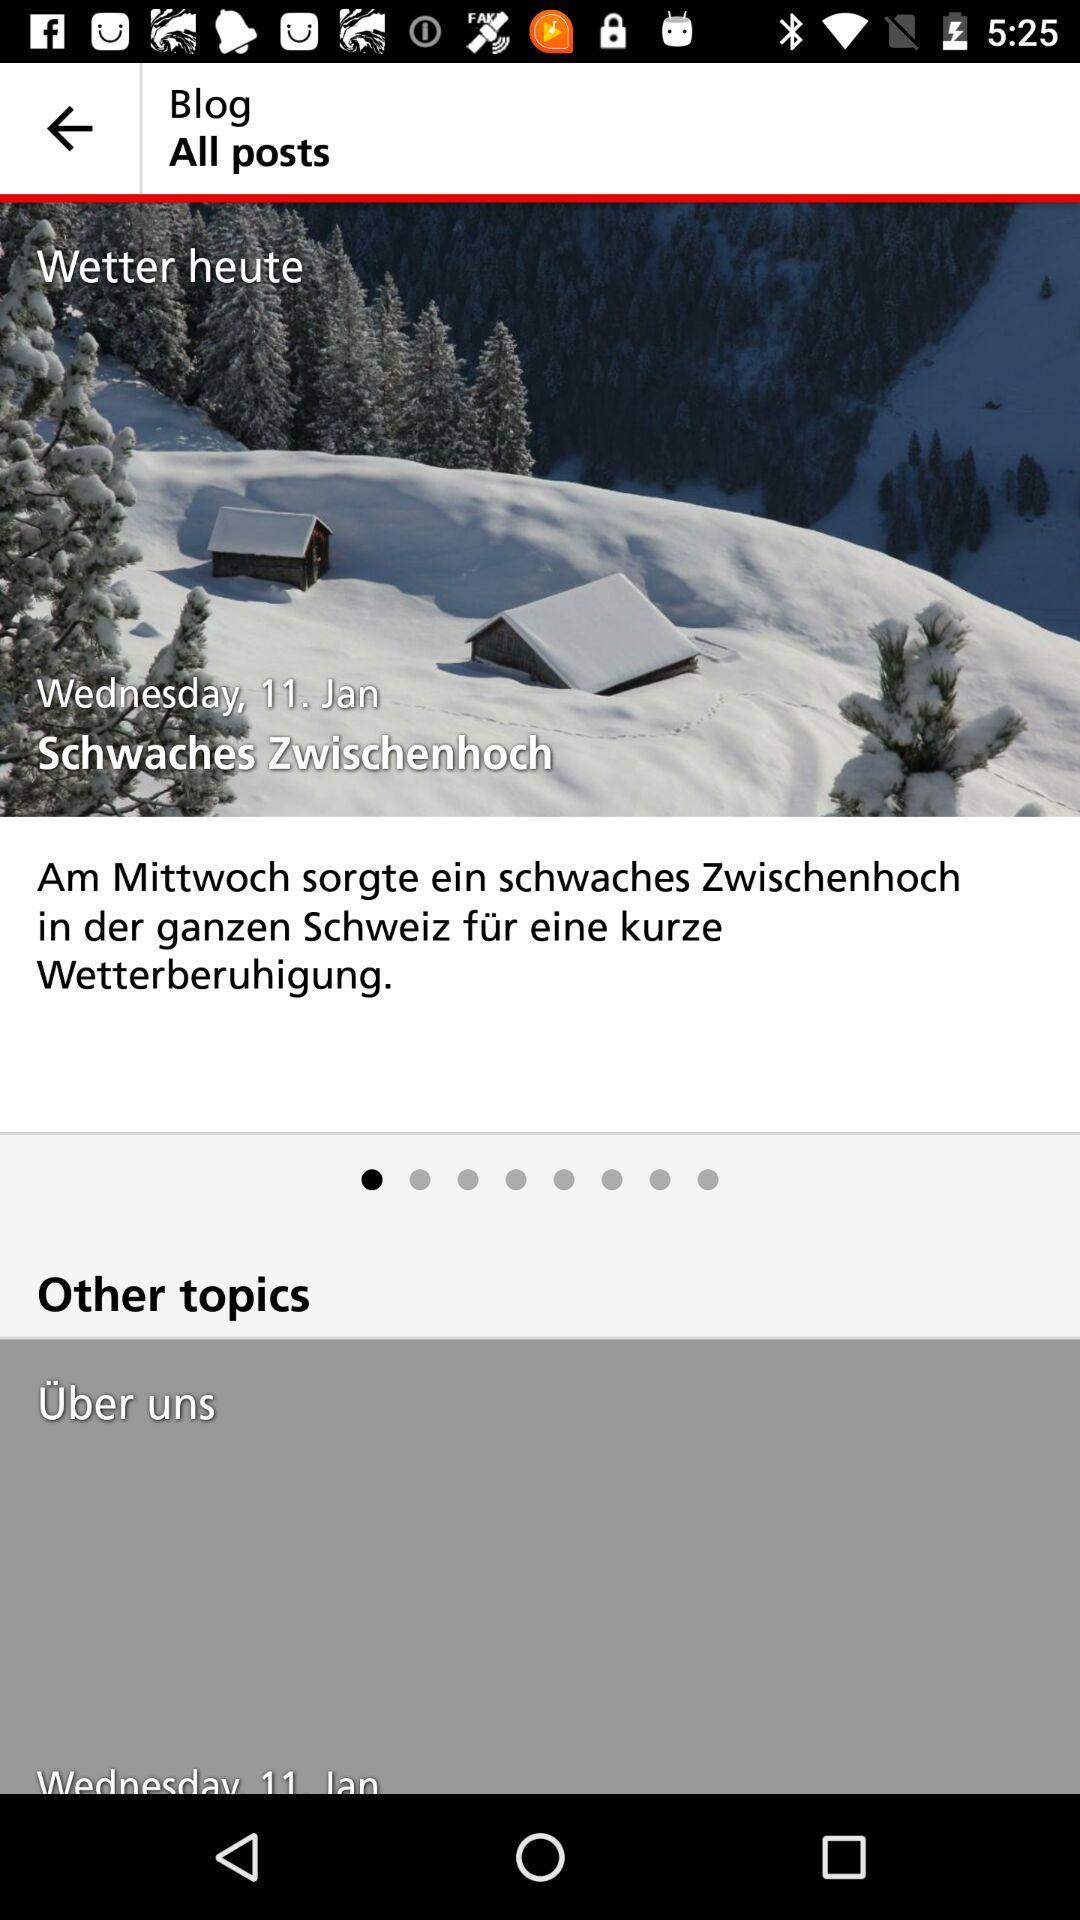  I want to click on item above other topics icon, so click(371, 1179).